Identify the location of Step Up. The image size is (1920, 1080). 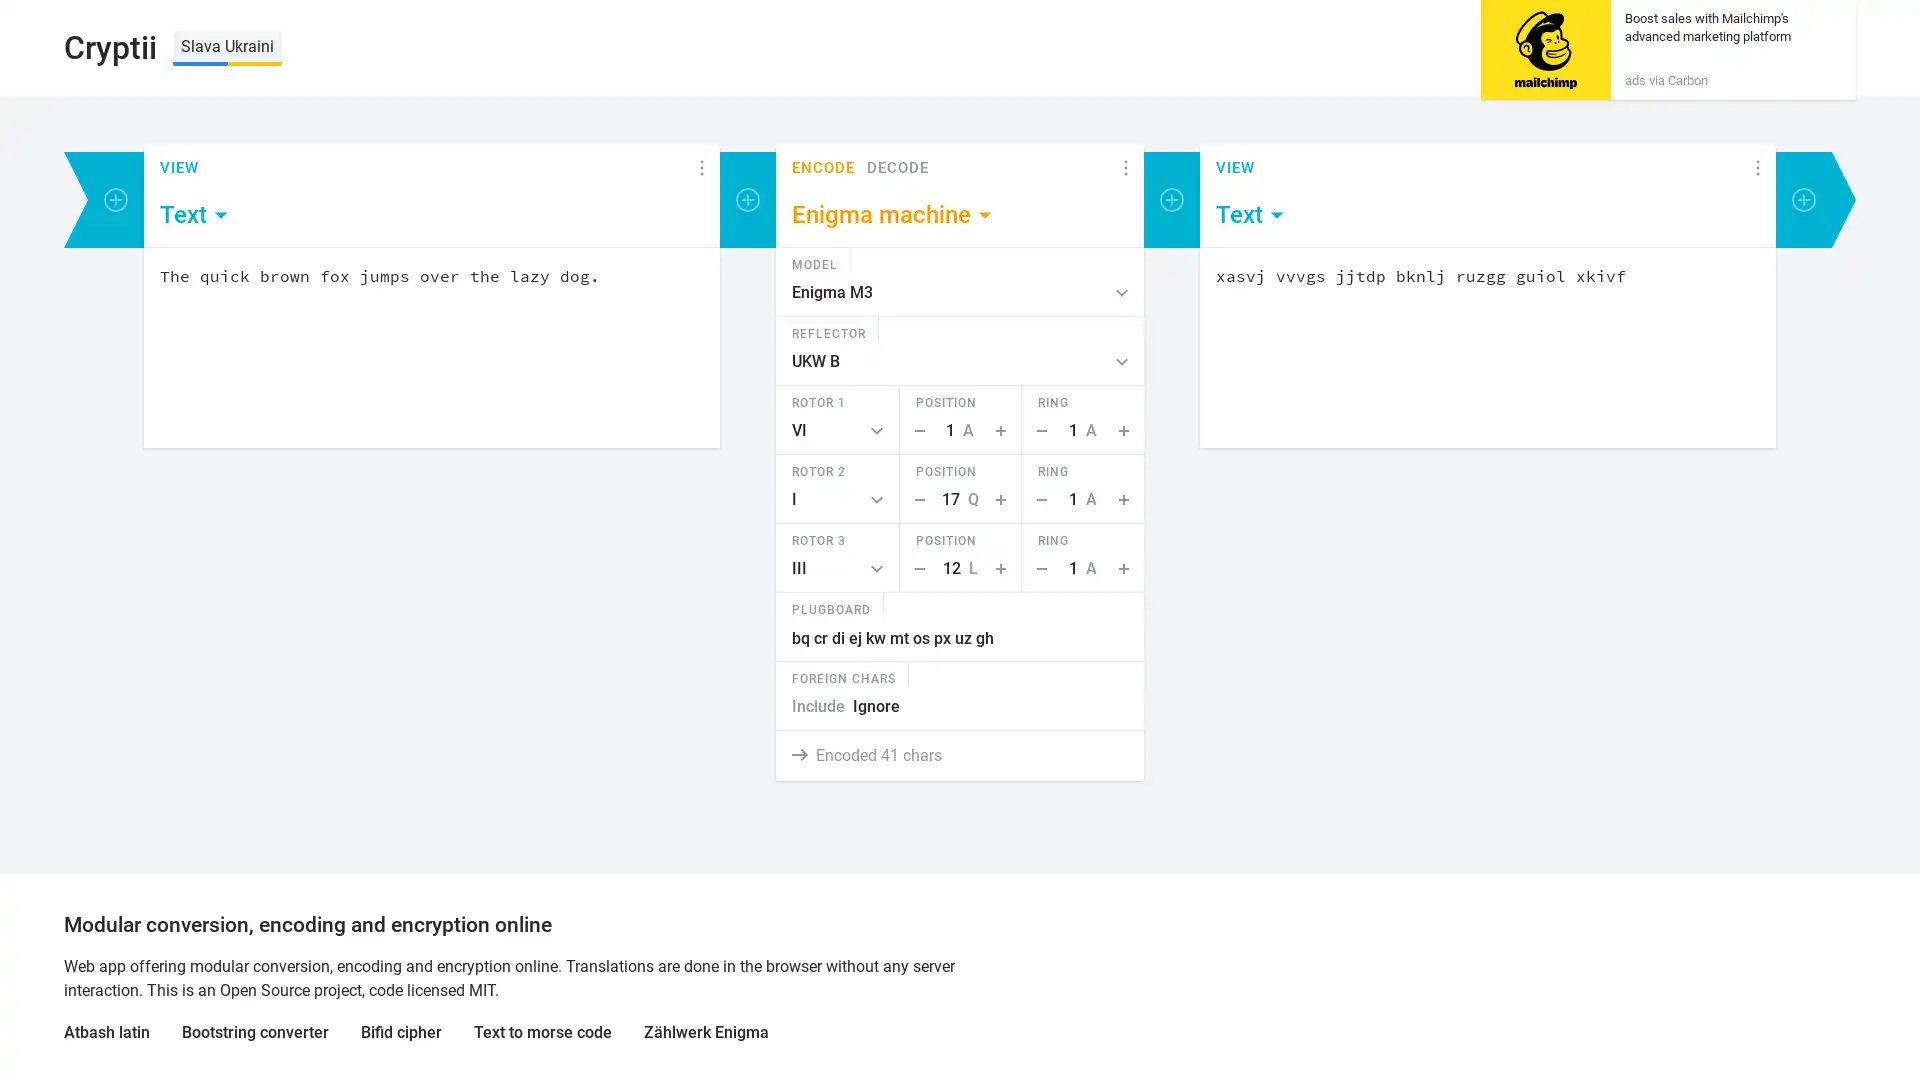
(1127, 499).